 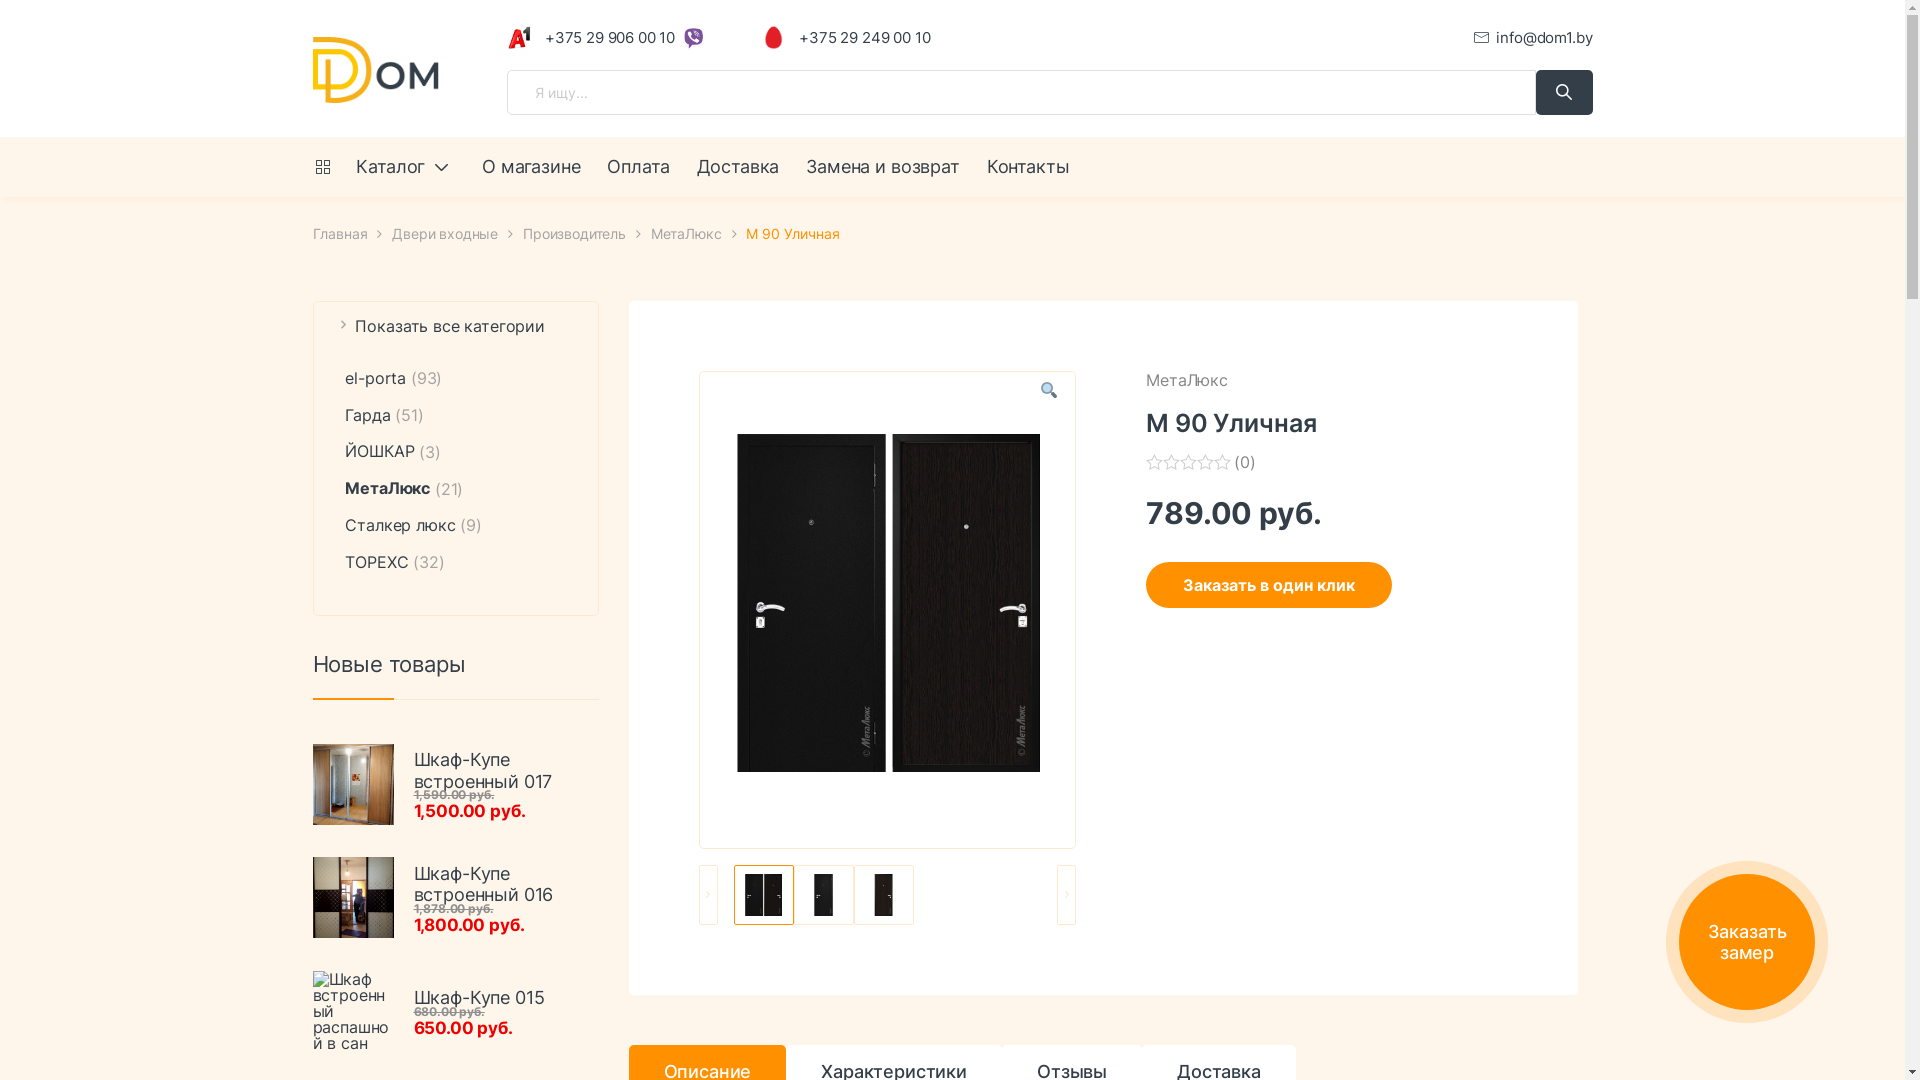 What do you see at coordinates (507, 37) in the screenshot?
I see `'+375 29 906 00 10'` at bounding box center [507, 37].